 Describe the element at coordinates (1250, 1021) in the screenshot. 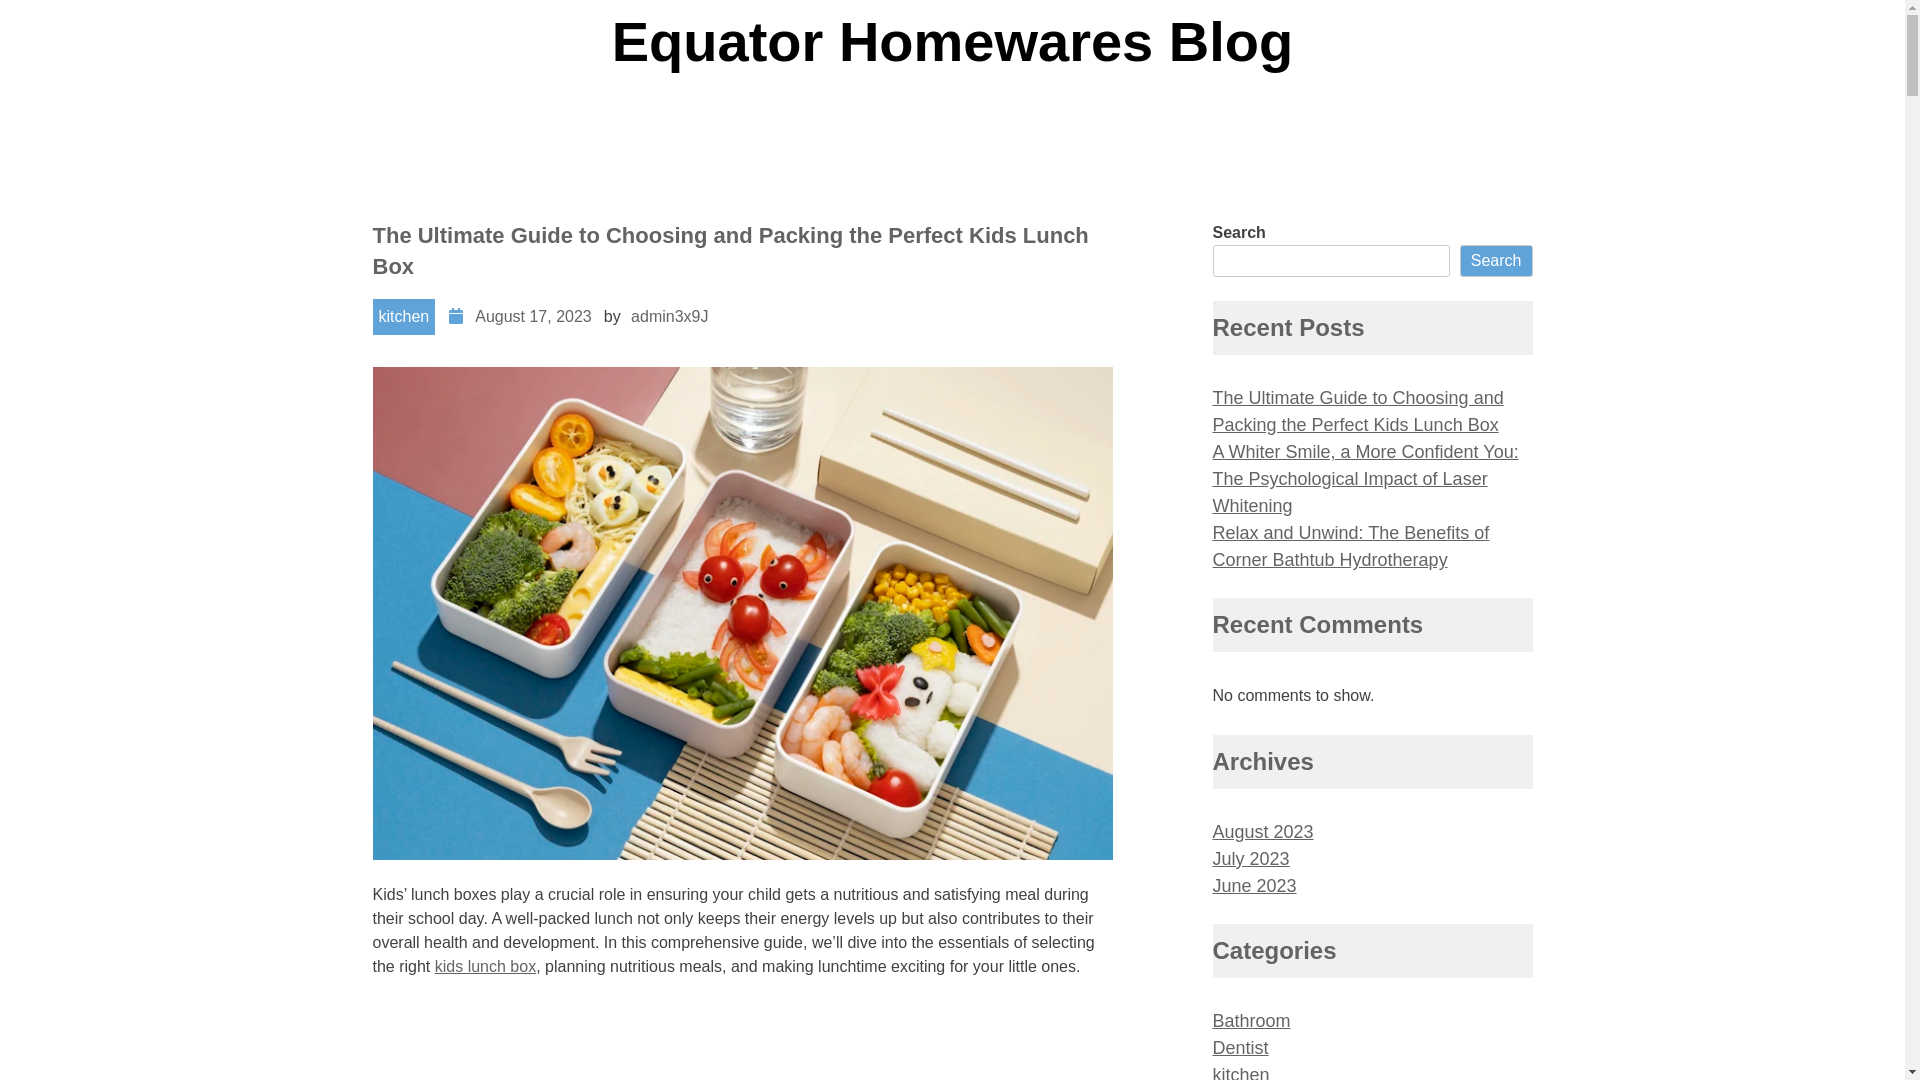

I see `'Bathroom'` at that location.